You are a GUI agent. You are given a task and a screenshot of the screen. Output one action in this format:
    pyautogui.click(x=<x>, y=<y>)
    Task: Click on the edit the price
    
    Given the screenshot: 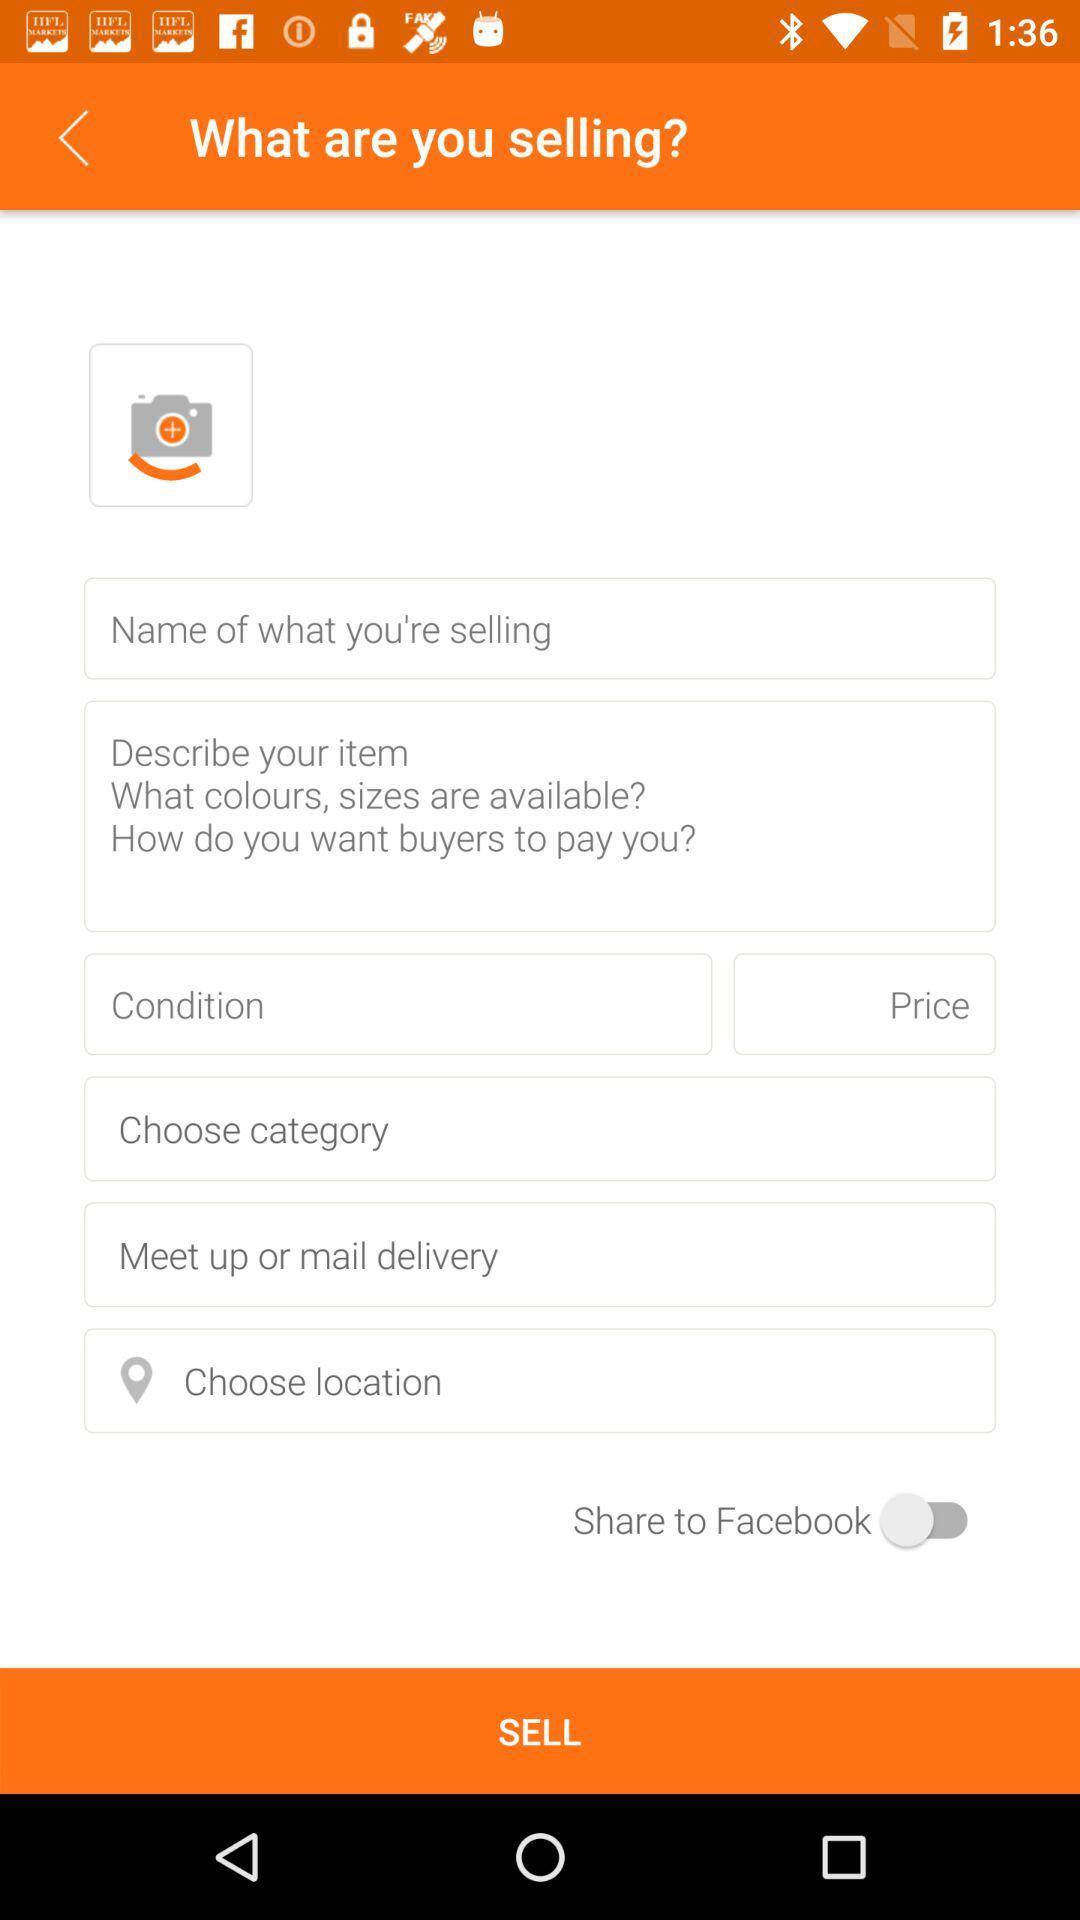 What is the action you would take?
    pyautogui.click(x=863, y=1004)
    